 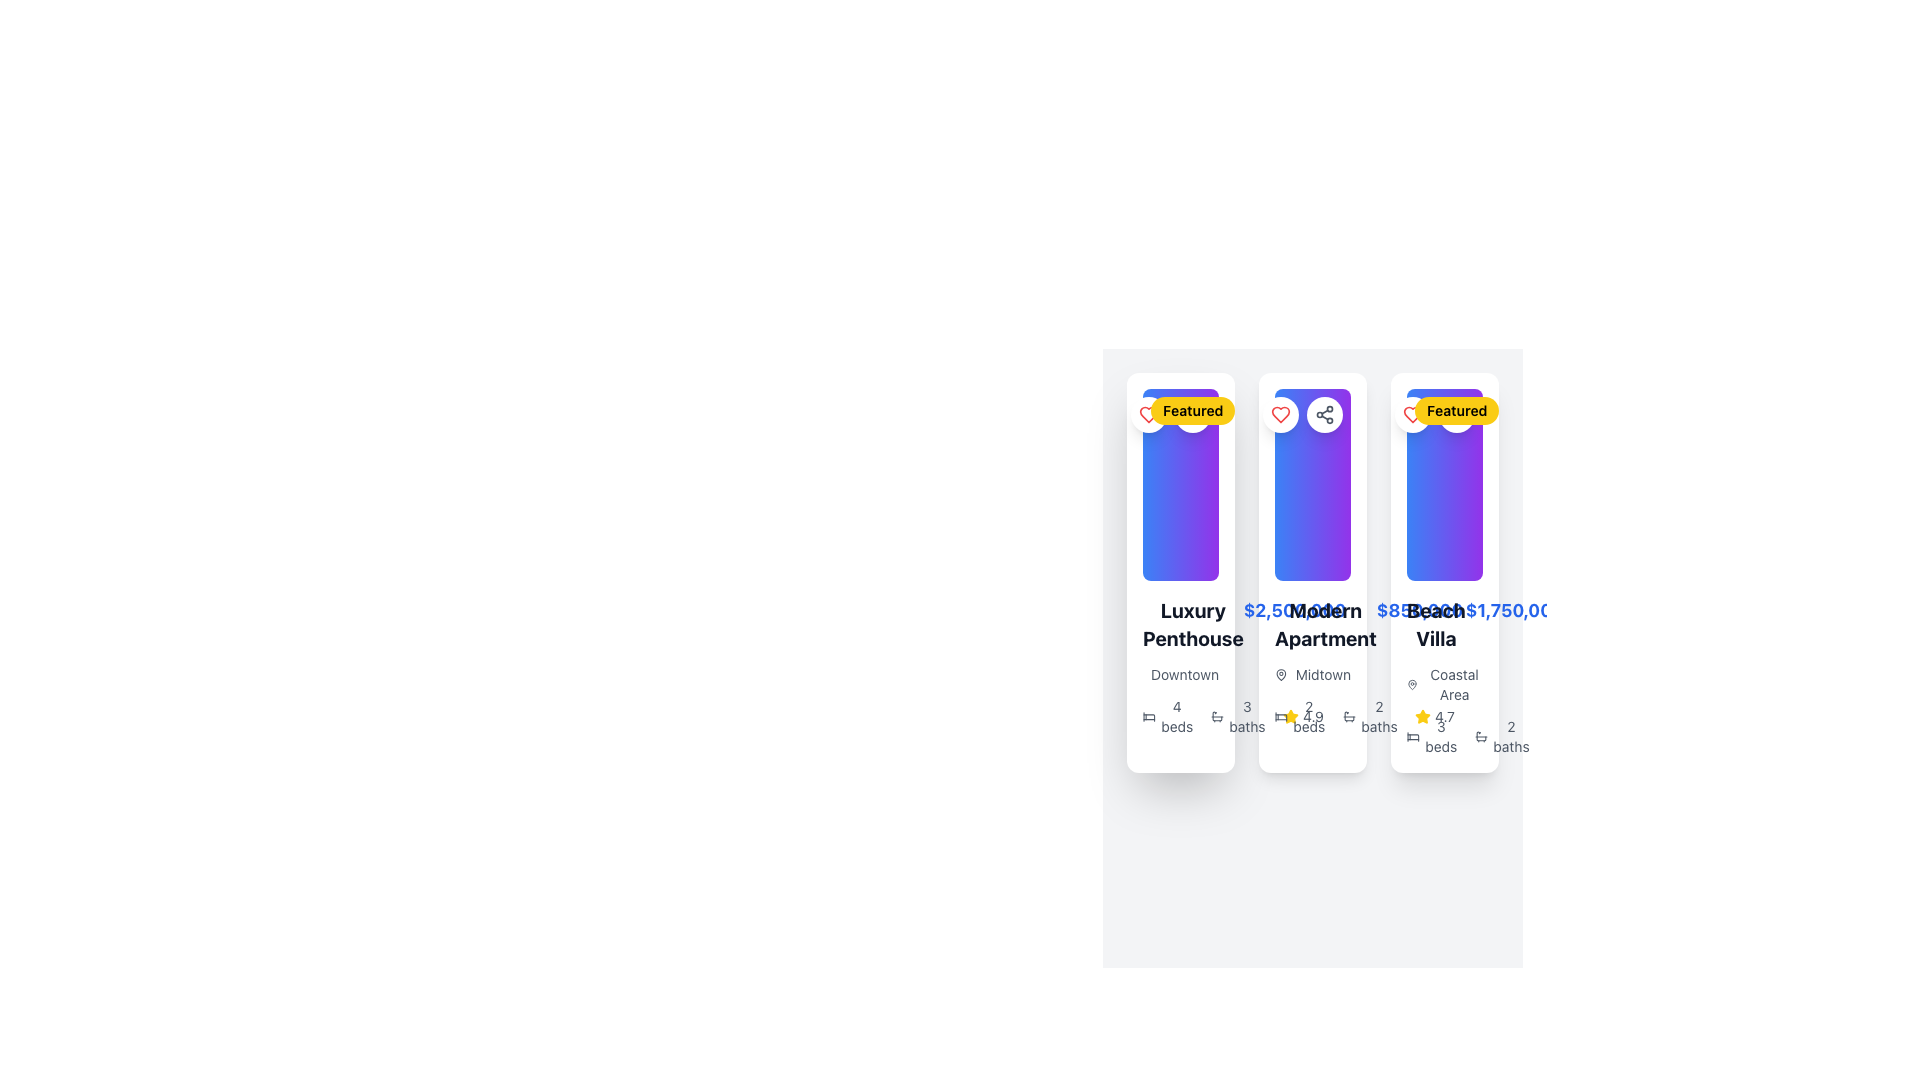 What do you see at coordinates (1325, 623) in the screenshot?
I see `text from the label displaying 'Modern Apartment', which is styled in bold and dark gray, located above the price label in the second card of property listings` at bounding box center [1325, 623].